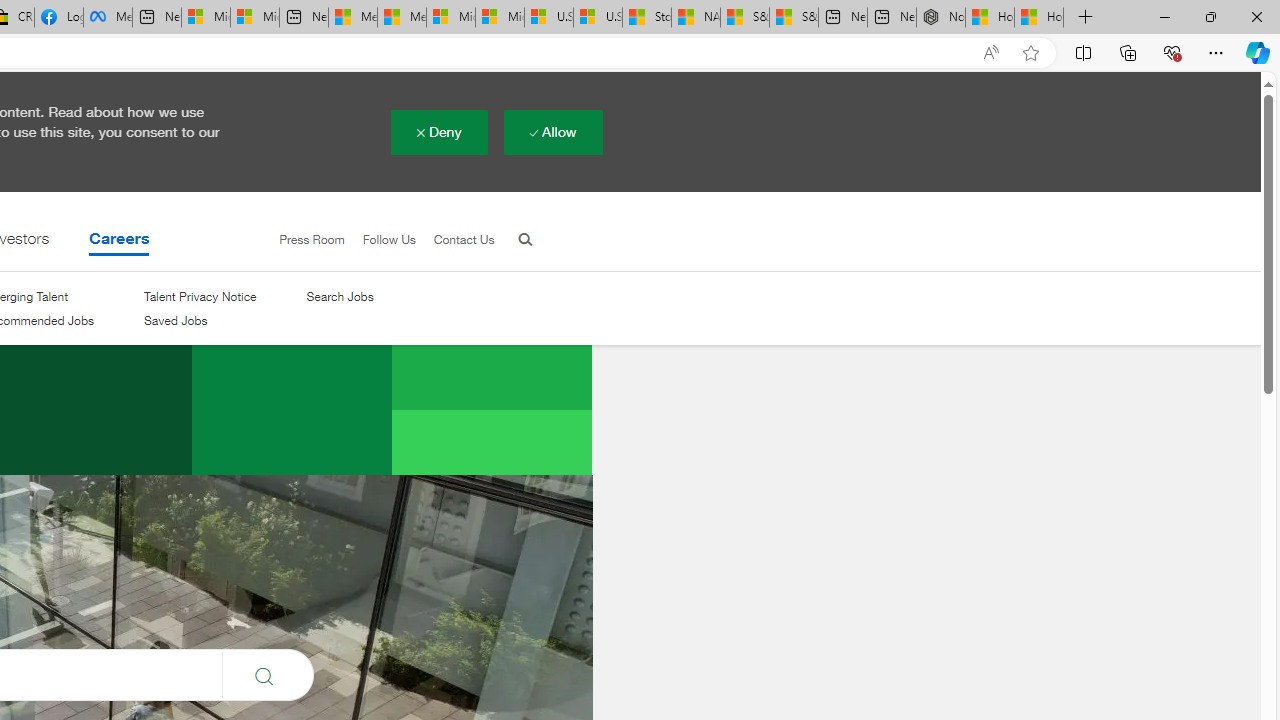  Describe the element at coordinates (438, 131) in the screenshot. I see `'Deny'` at that location.